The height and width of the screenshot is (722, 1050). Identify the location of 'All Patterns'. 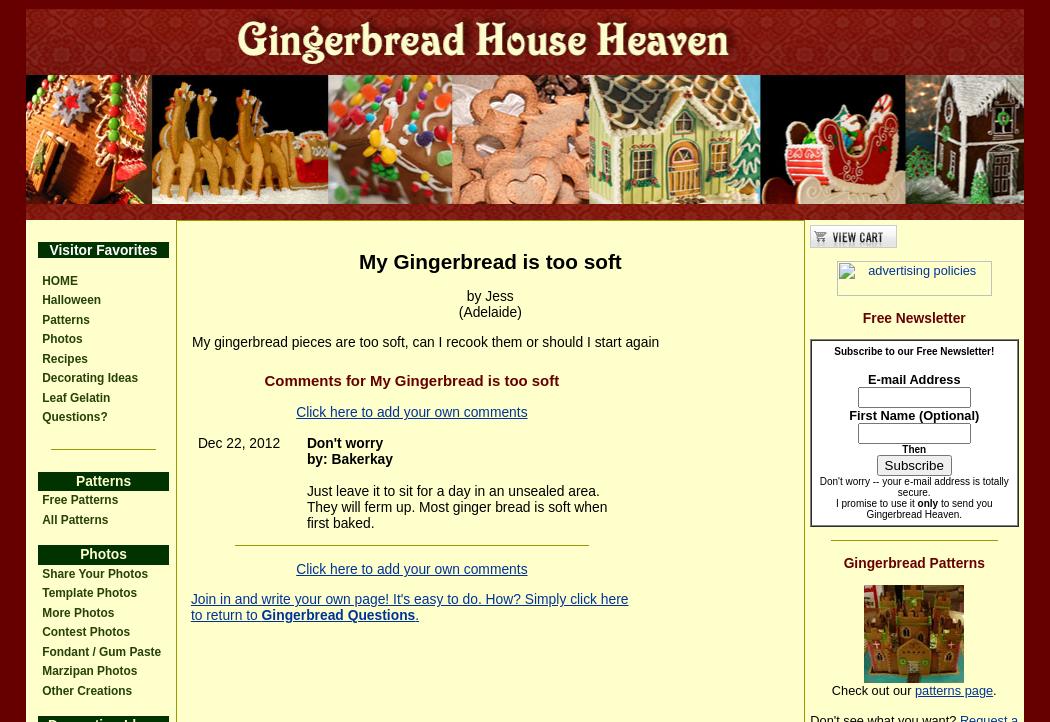
(73, 518).